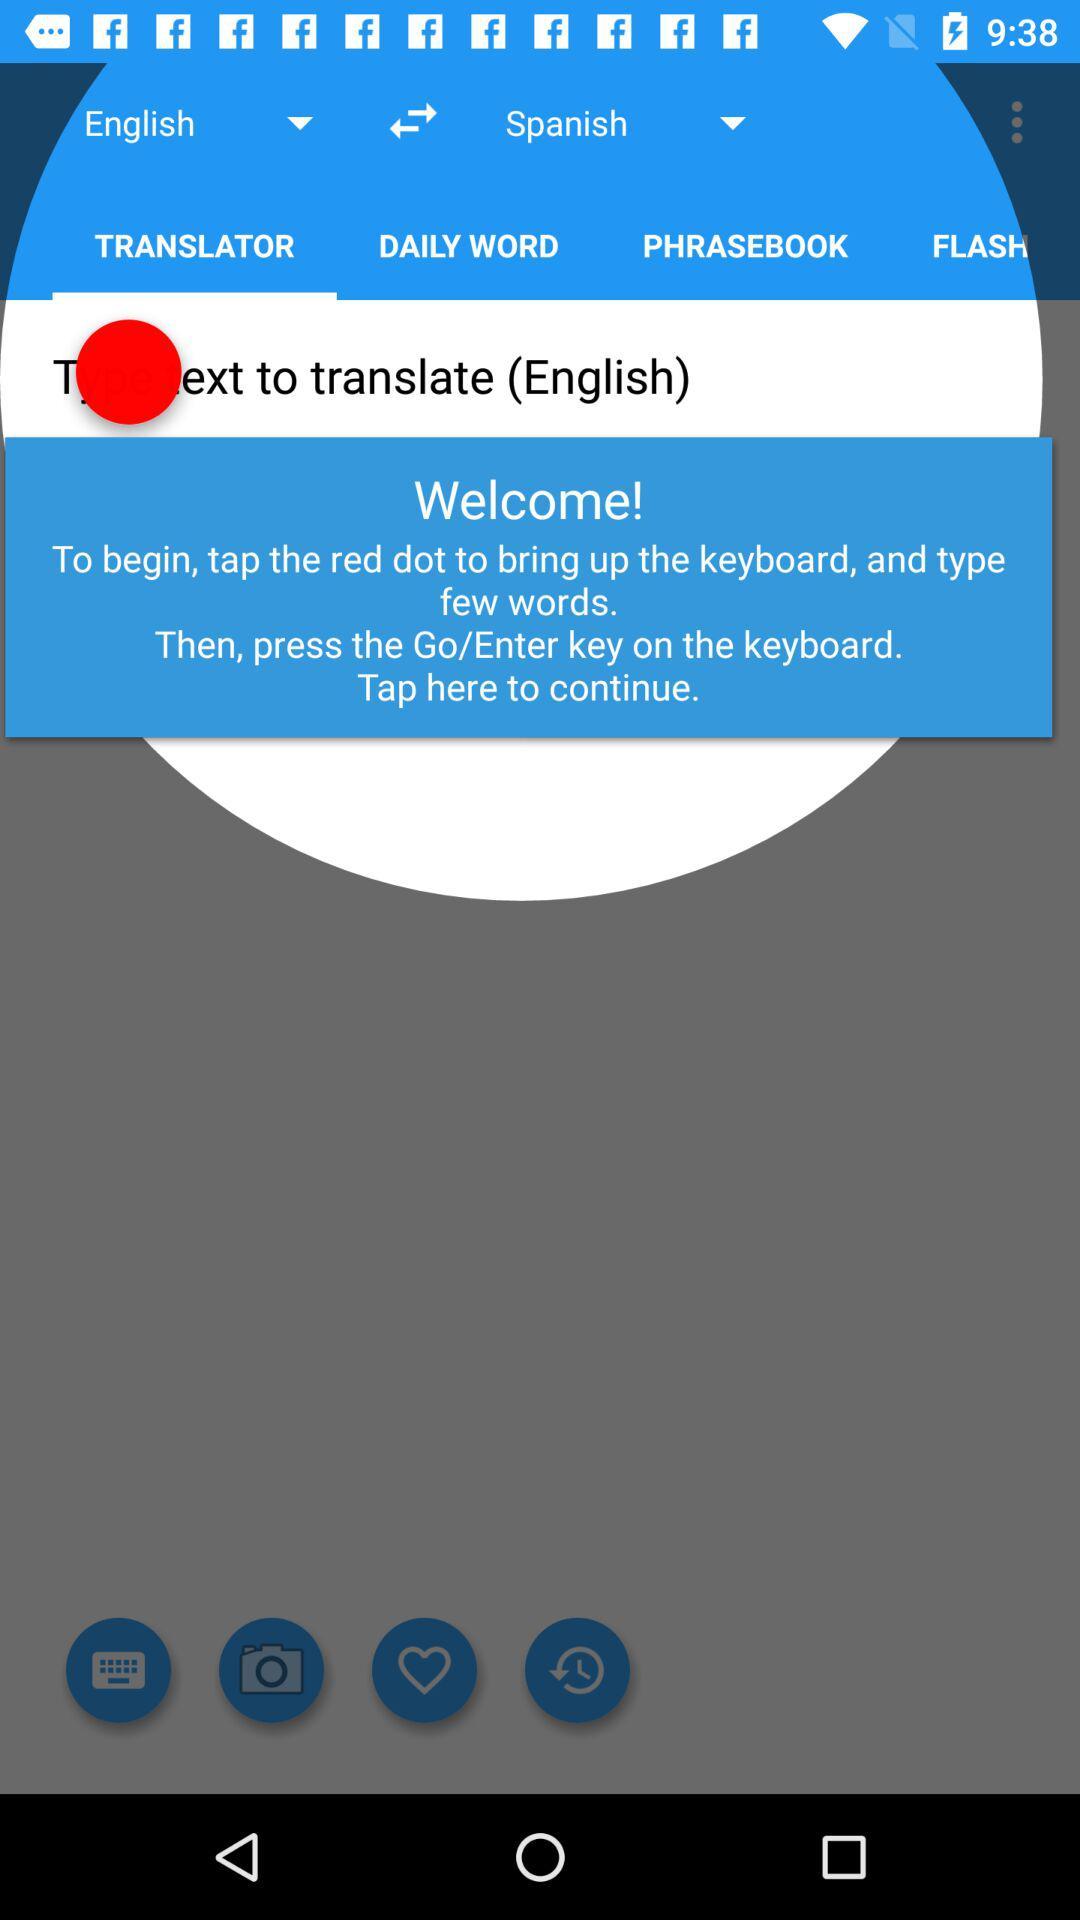 Image resolution: width=1080 pixels, height=1920 pixels. What do you see at coordinates (271, 1670) in the screenshot?
I see `the photo icon` at bounding box center [271, 1670].